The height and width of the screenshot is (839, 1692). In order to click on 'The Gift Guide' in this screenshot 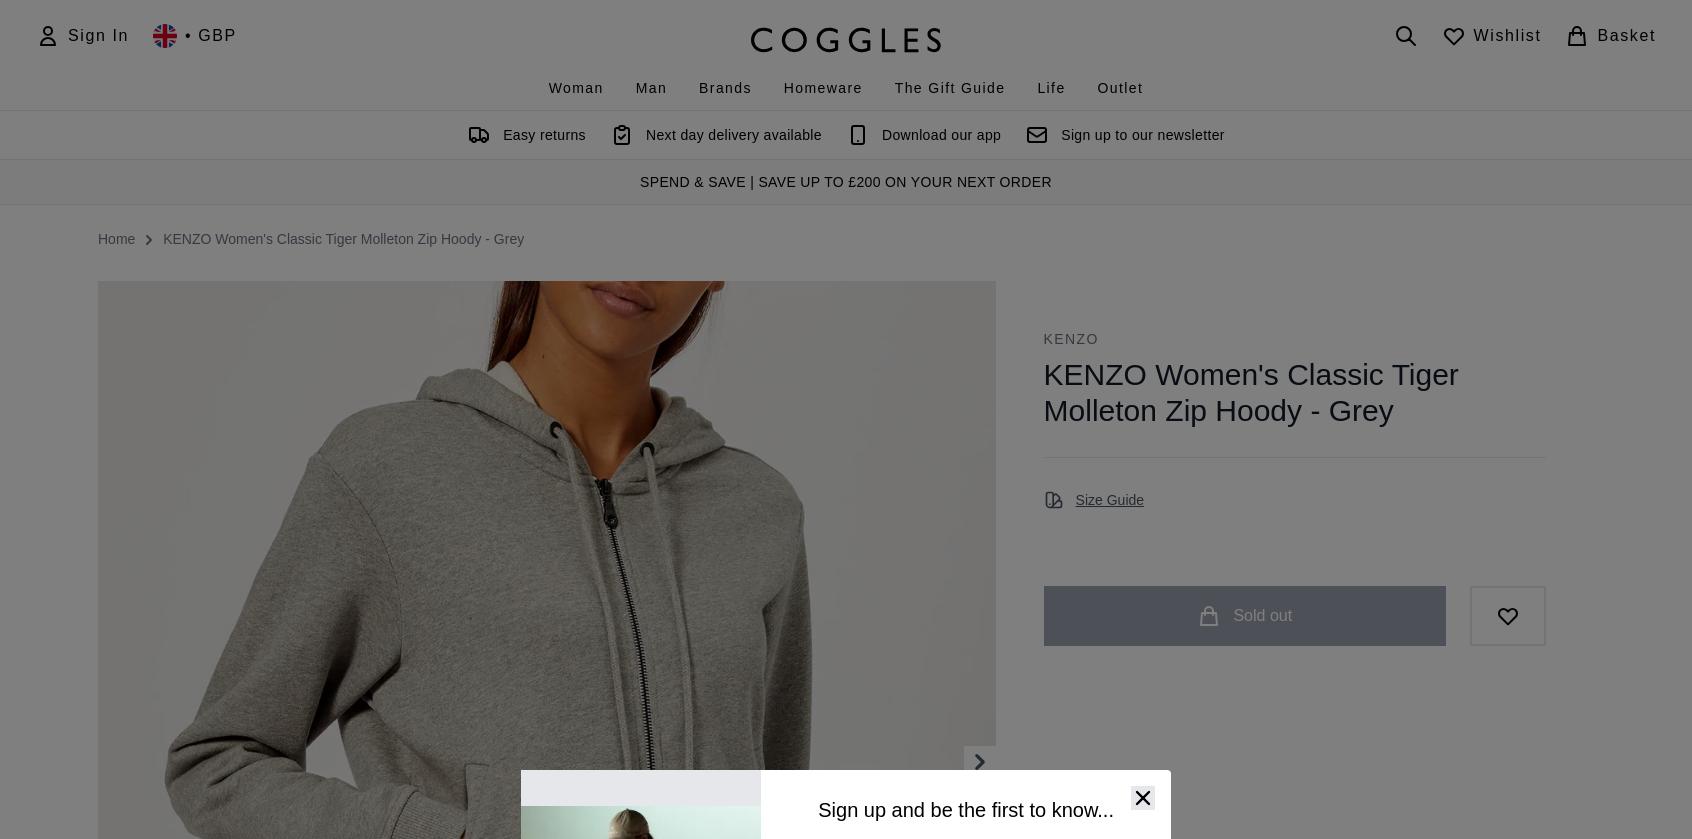, I will do `click(893, 88)`.